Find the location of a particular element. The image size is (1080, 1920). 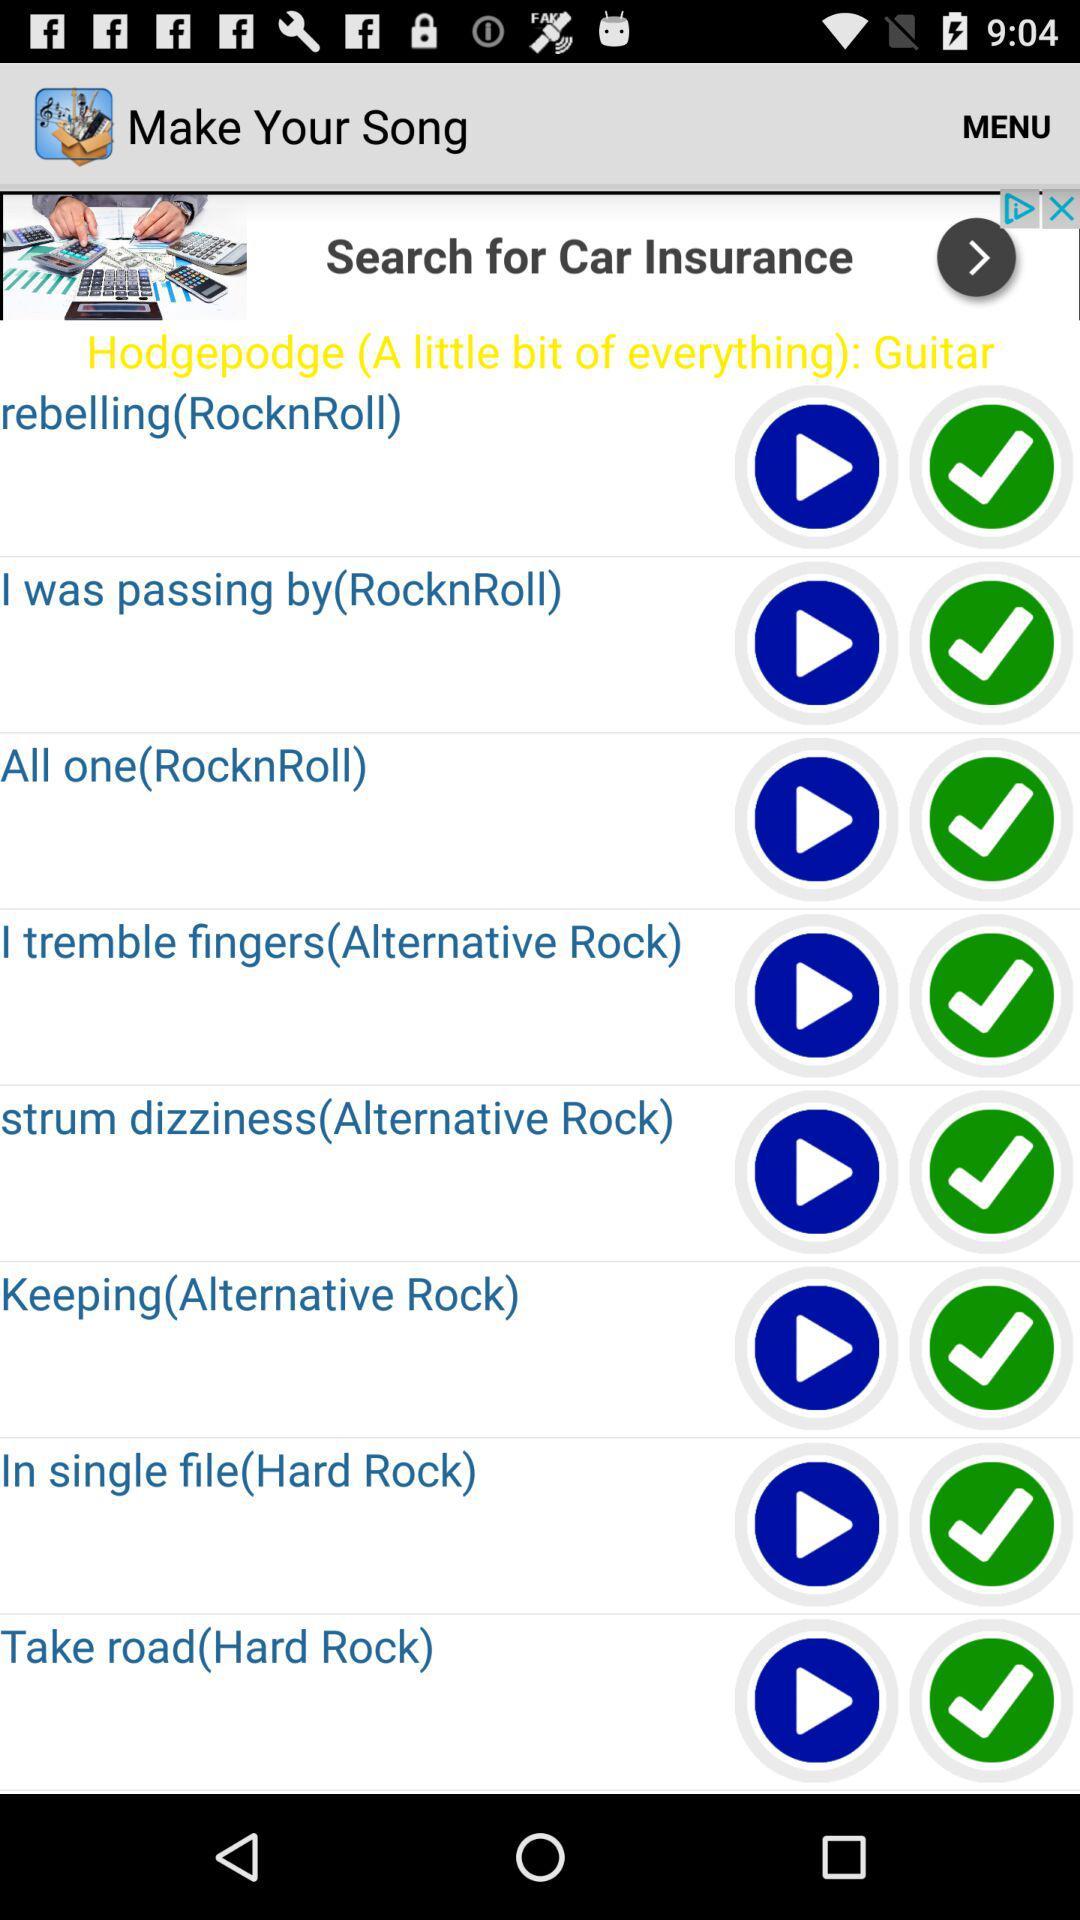

next is located at coordinates (817, 1173).